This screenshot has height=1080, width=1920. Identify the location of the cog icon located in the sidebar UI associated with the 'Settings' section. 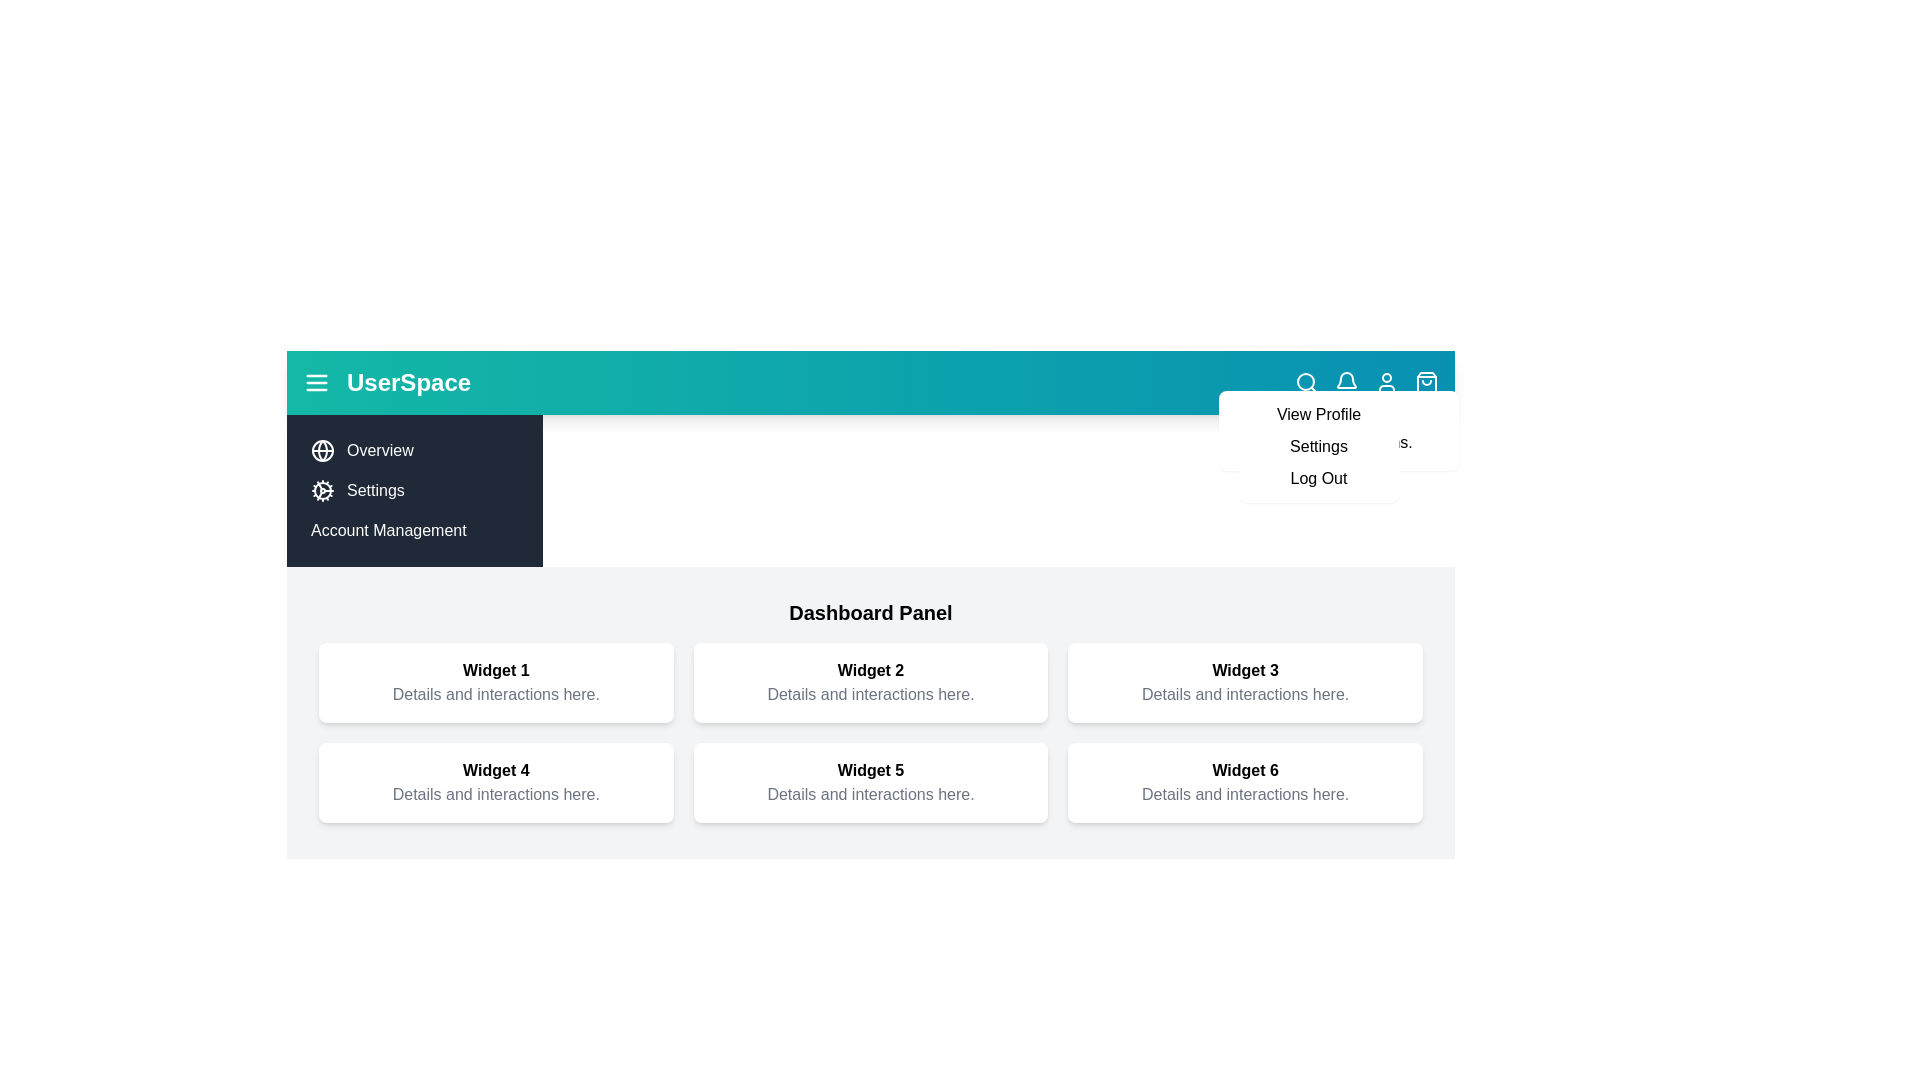
(322, 490).